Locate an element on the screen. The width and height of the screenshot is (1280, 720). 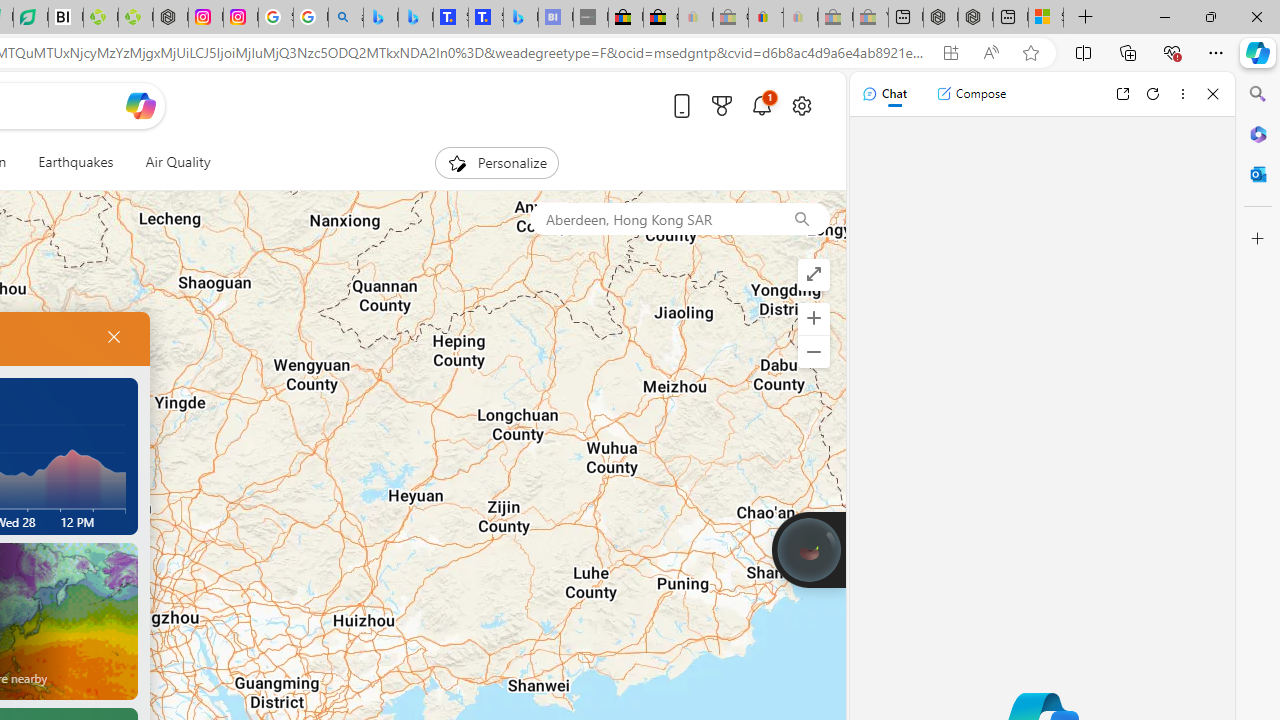
'Chat' is located at coordinates (883, 93).